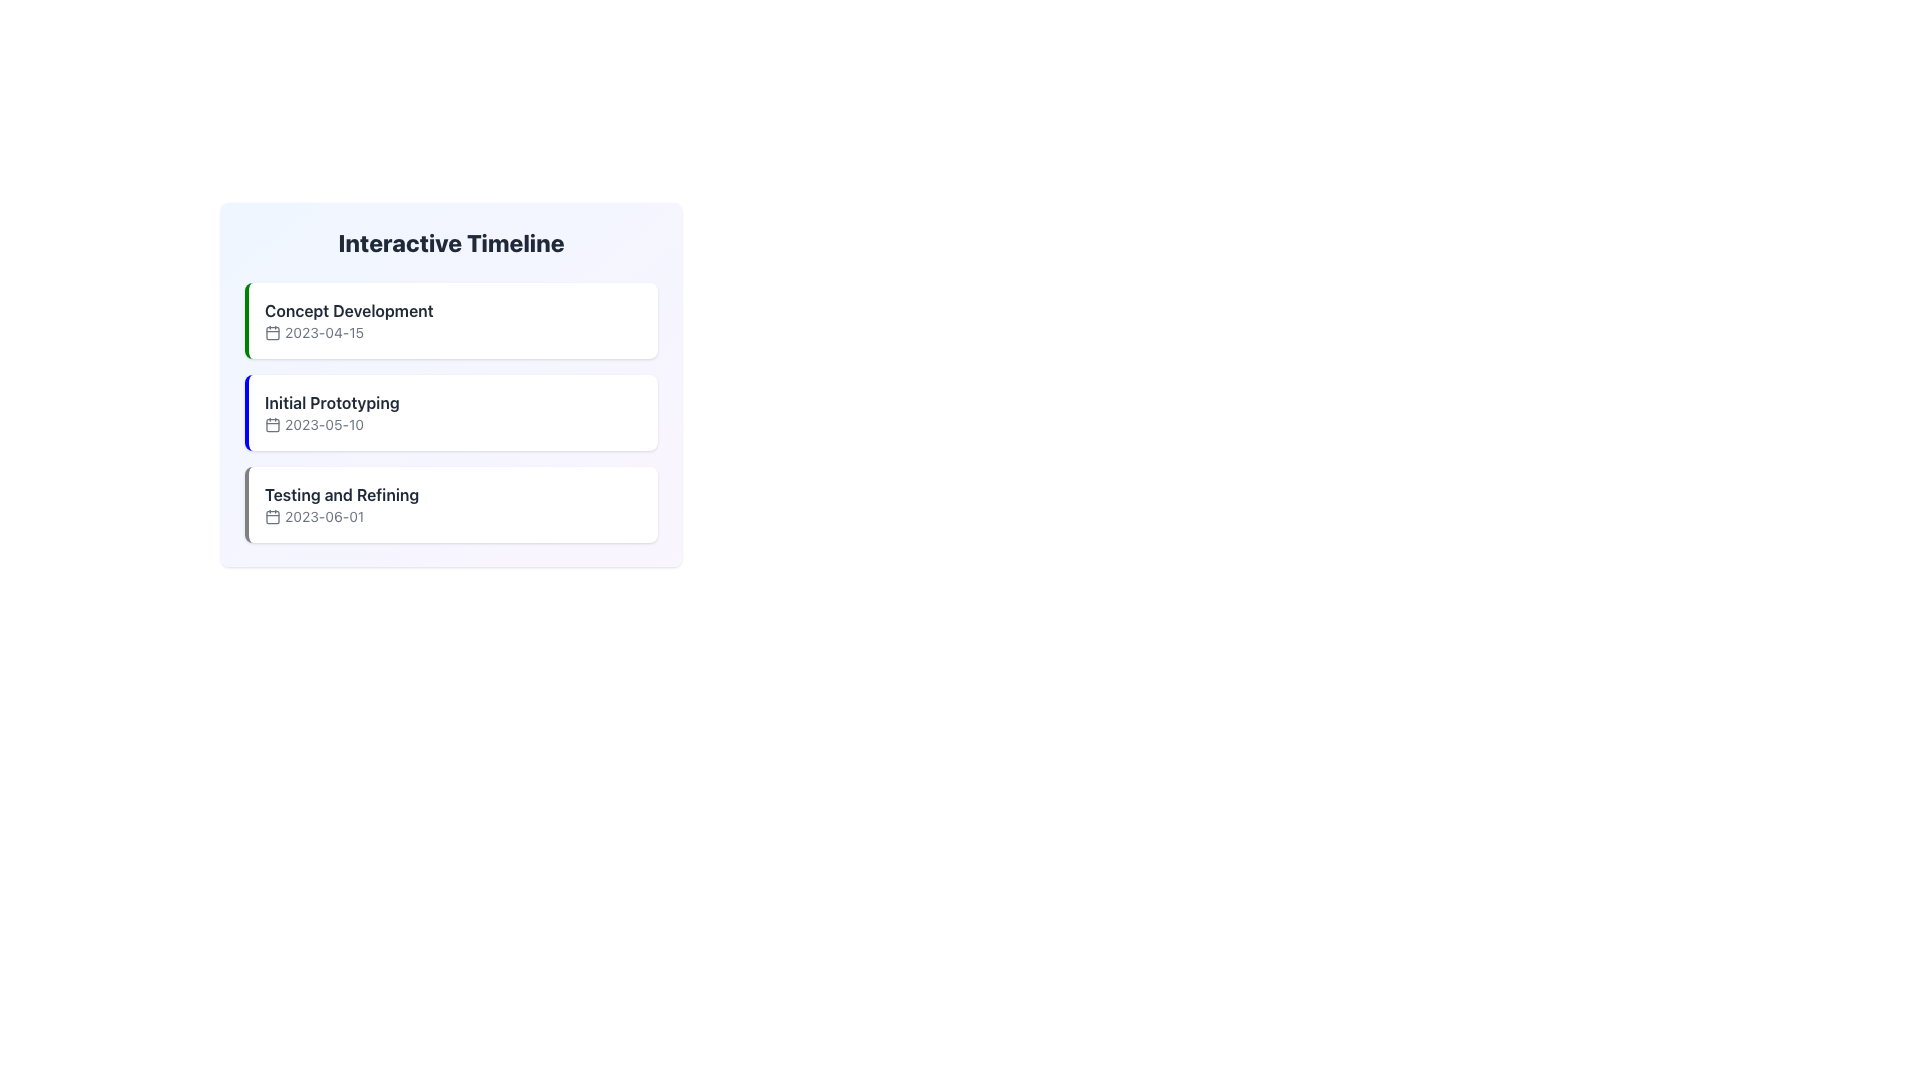  I want to click on the text block labeled 'Testing and Refining' which includes the date '2023-06-01' and a calendar icon, located within a white rounded rectangle with a gray border, so click(342, 504).